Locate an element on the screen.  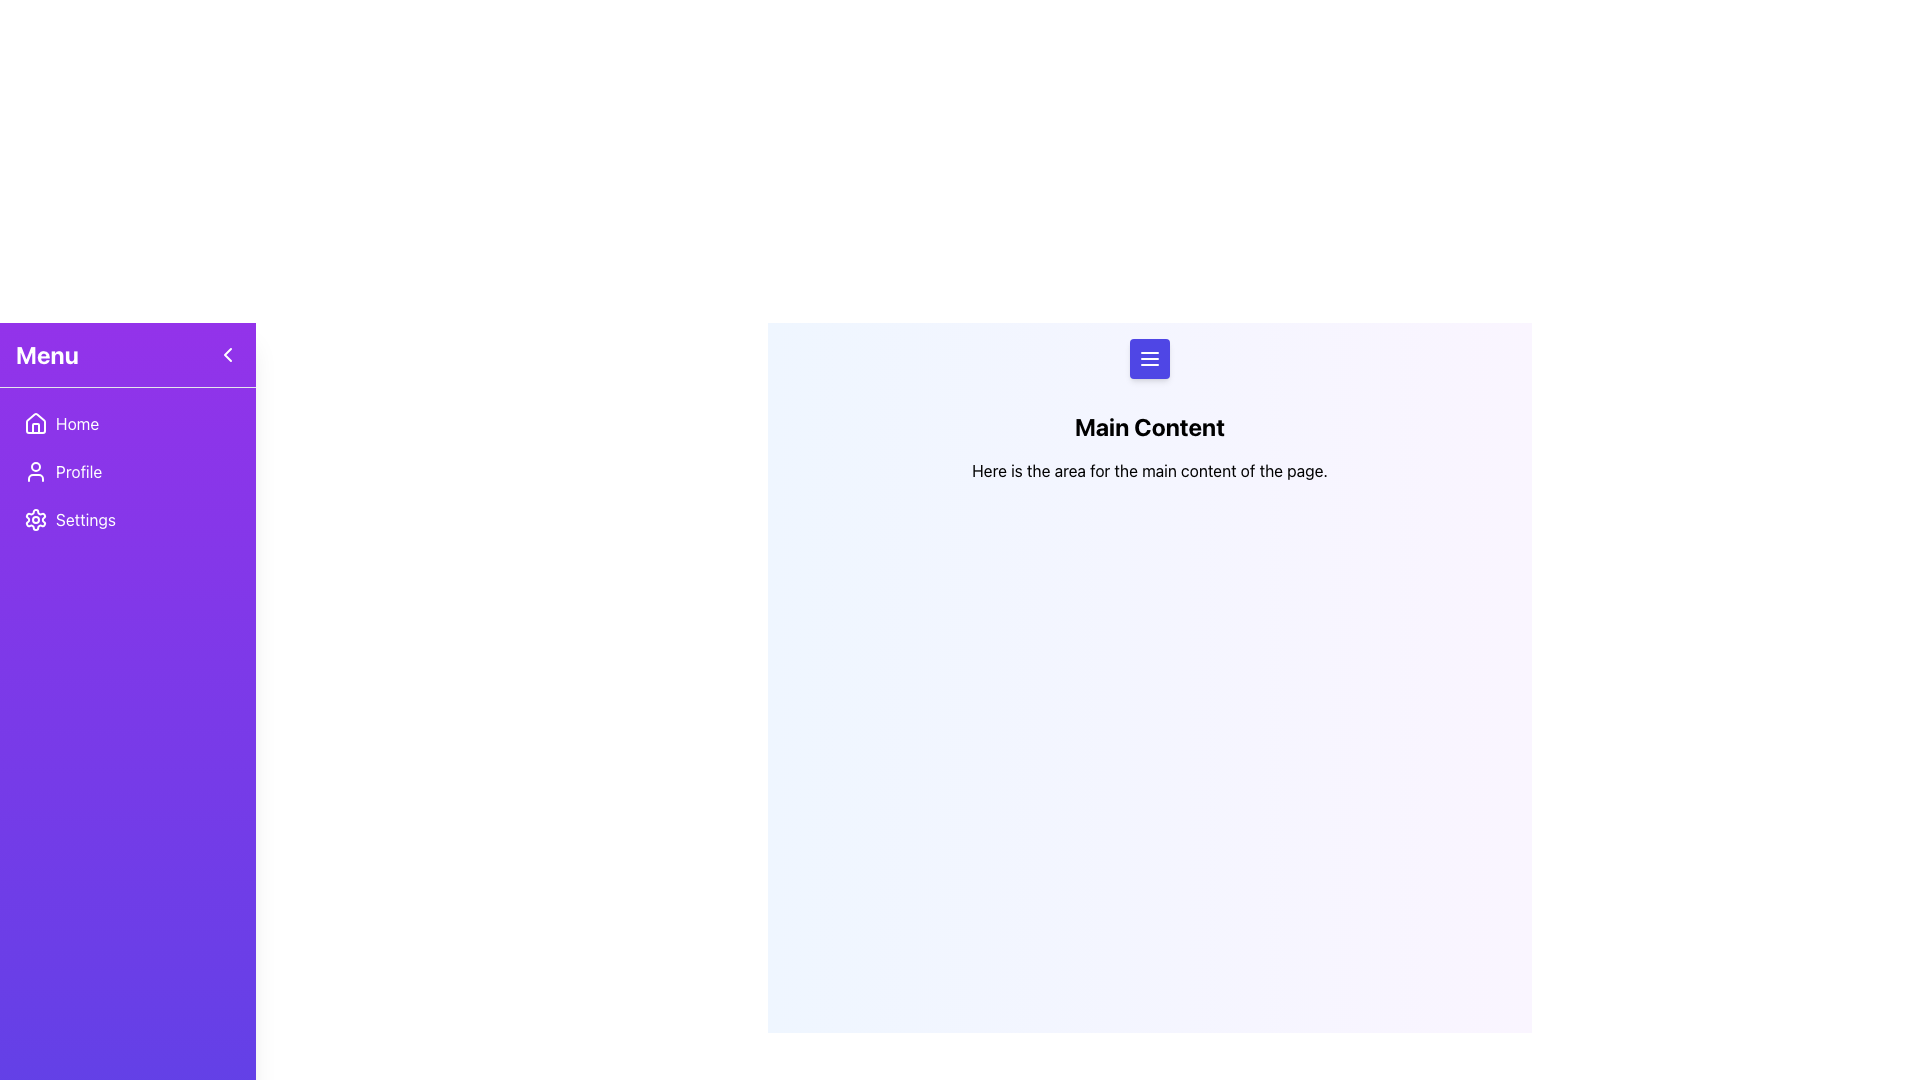
the navigation control button located at the top right corner of the purple sidebar, opposite the 'Menu' text is located at coordinates (227, 353).